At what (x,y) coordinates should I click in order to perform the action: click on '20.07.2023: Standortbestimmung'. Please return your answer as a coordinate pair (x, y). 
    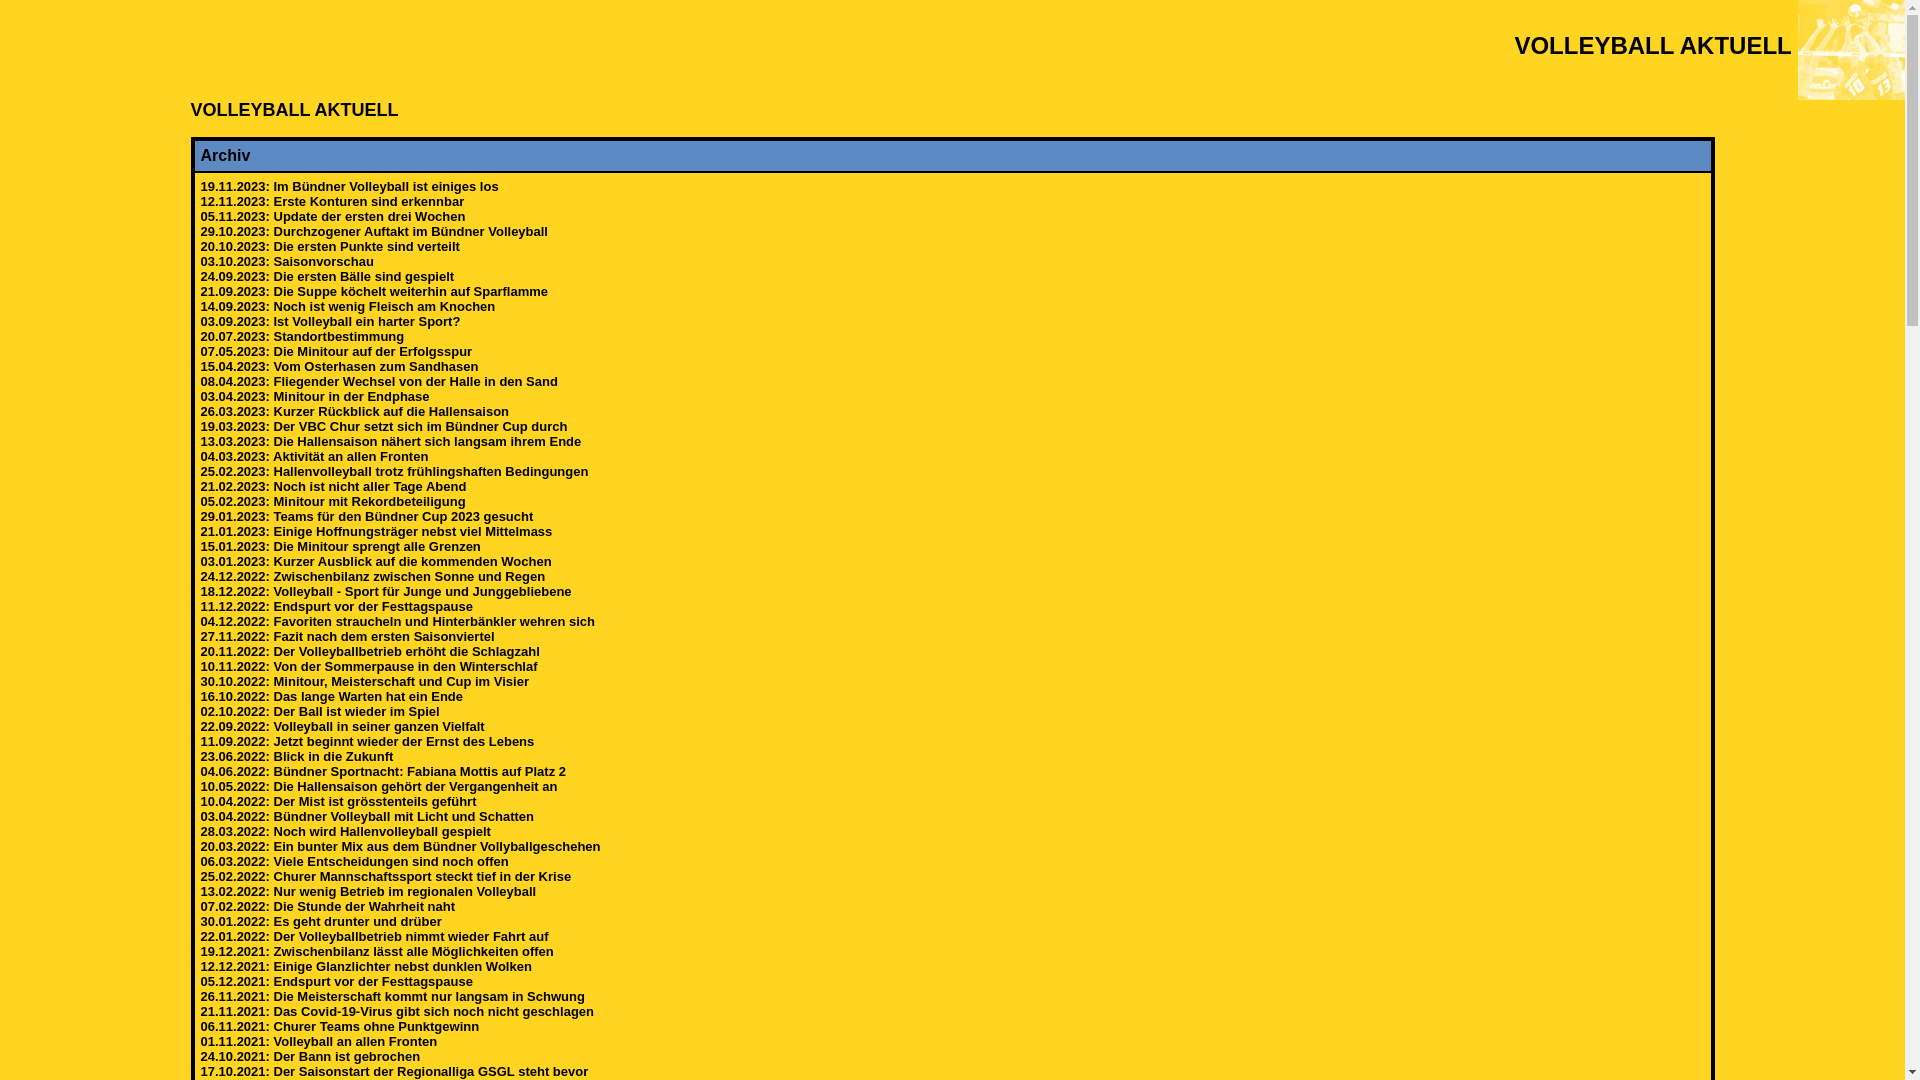
    Looking at the image, I should click on (301, 335).